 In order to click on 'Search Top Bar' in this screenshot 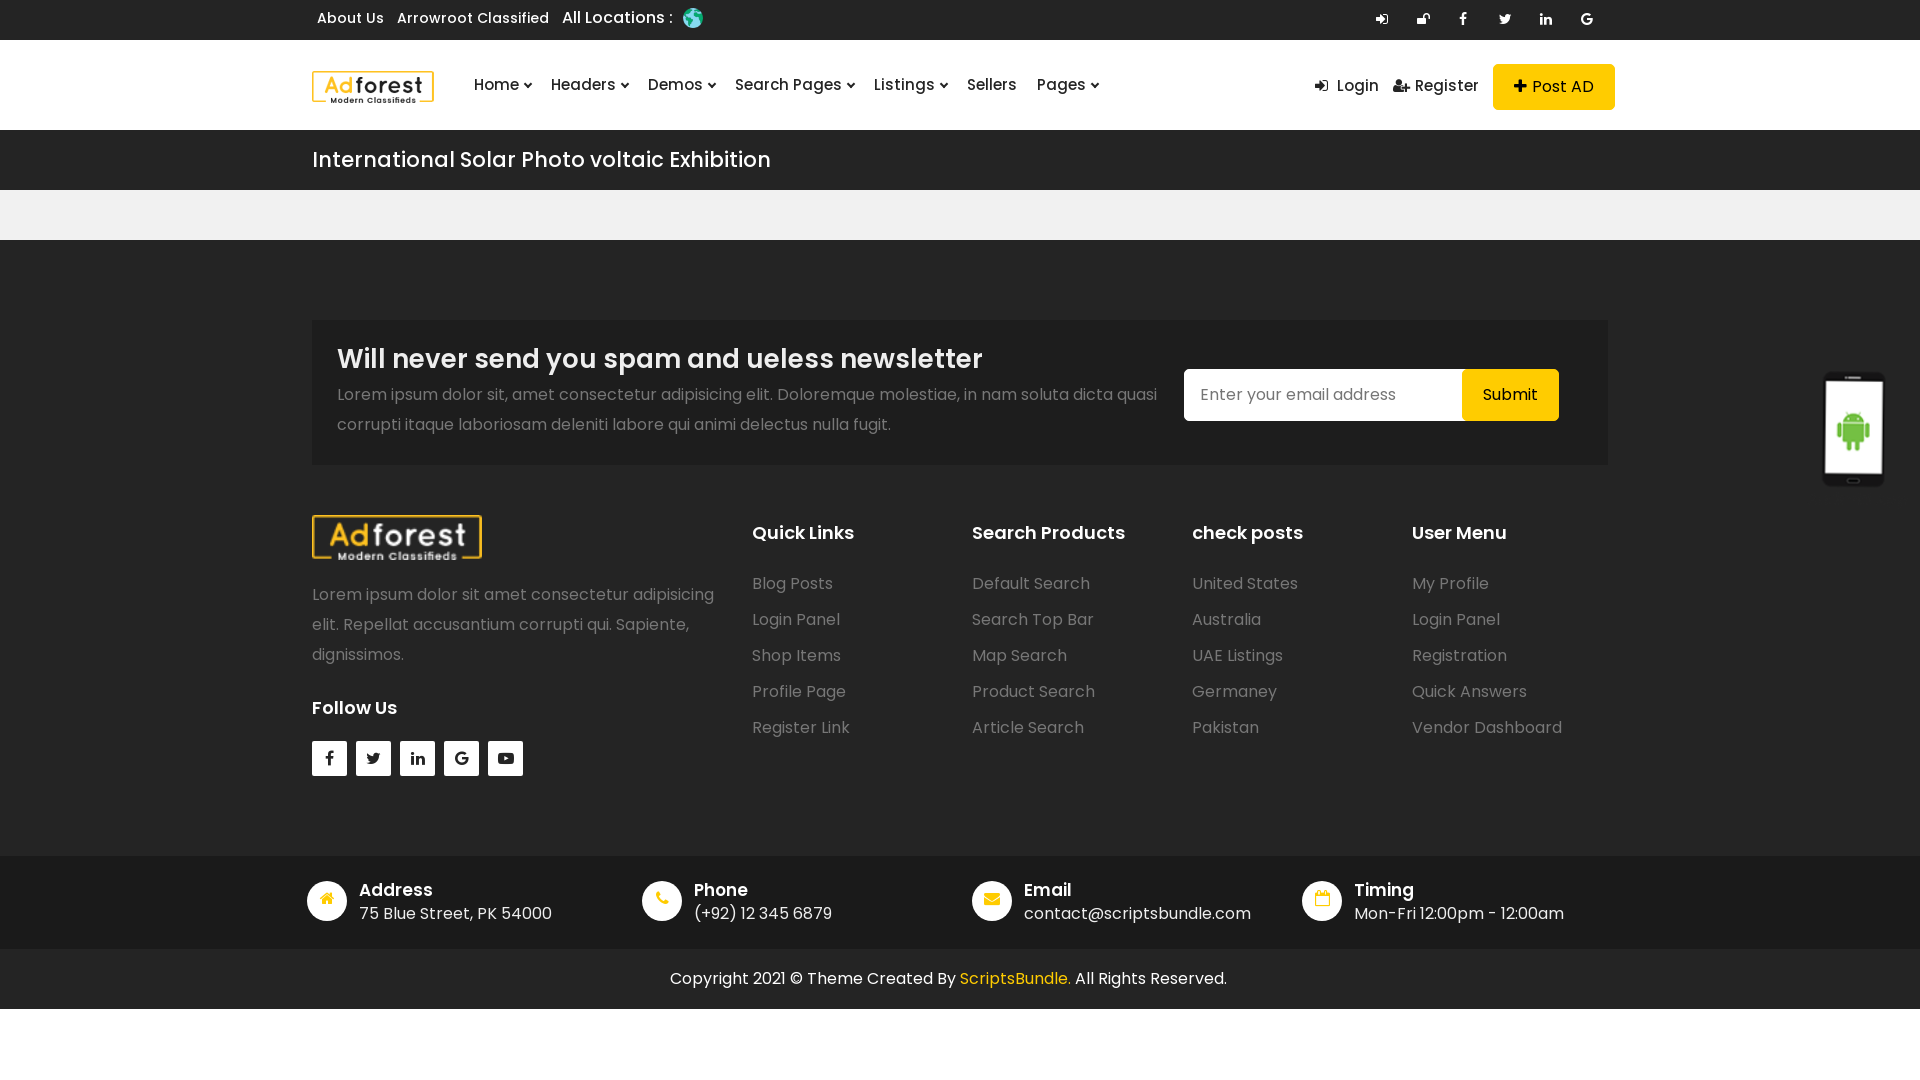, I will do `click(1032, 618)`.